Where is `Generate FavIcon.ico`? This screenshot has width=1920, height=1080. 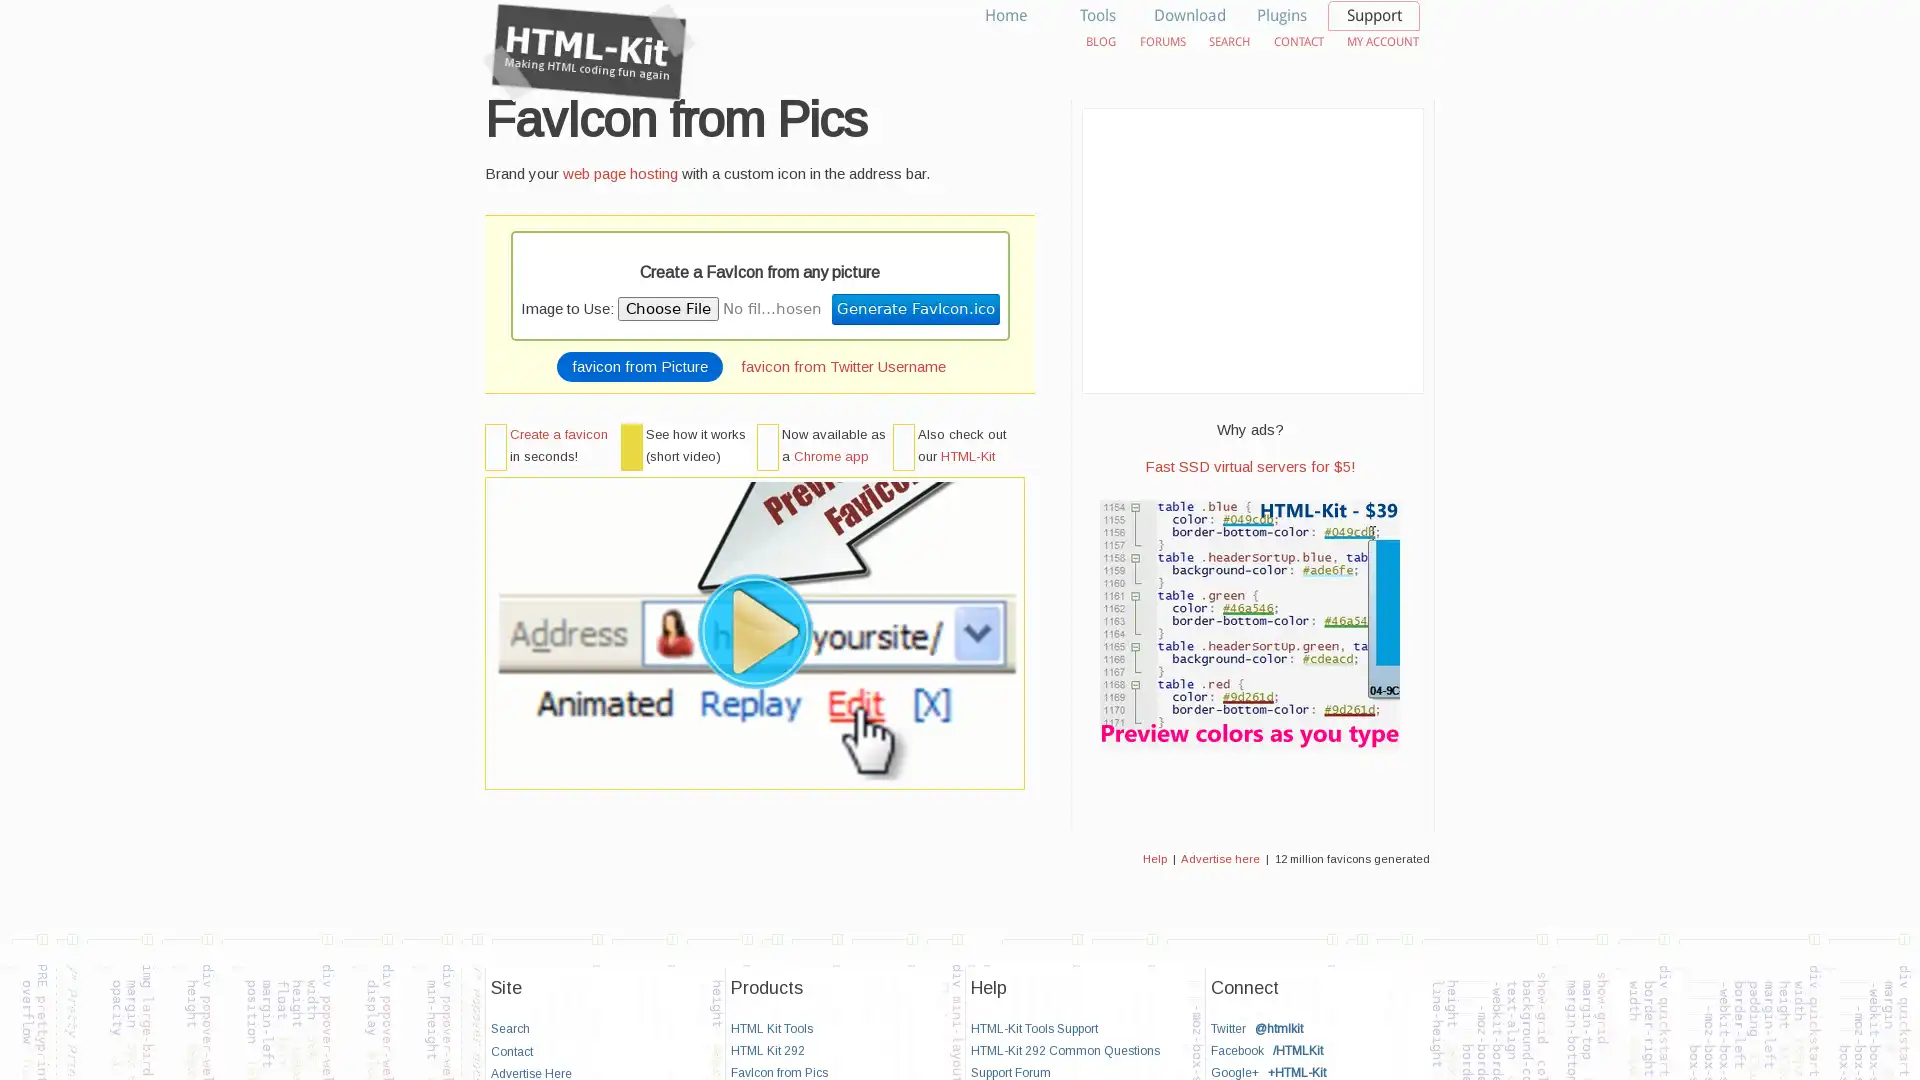
Generate FavIcon.ico is located at coordinates (914, 308).